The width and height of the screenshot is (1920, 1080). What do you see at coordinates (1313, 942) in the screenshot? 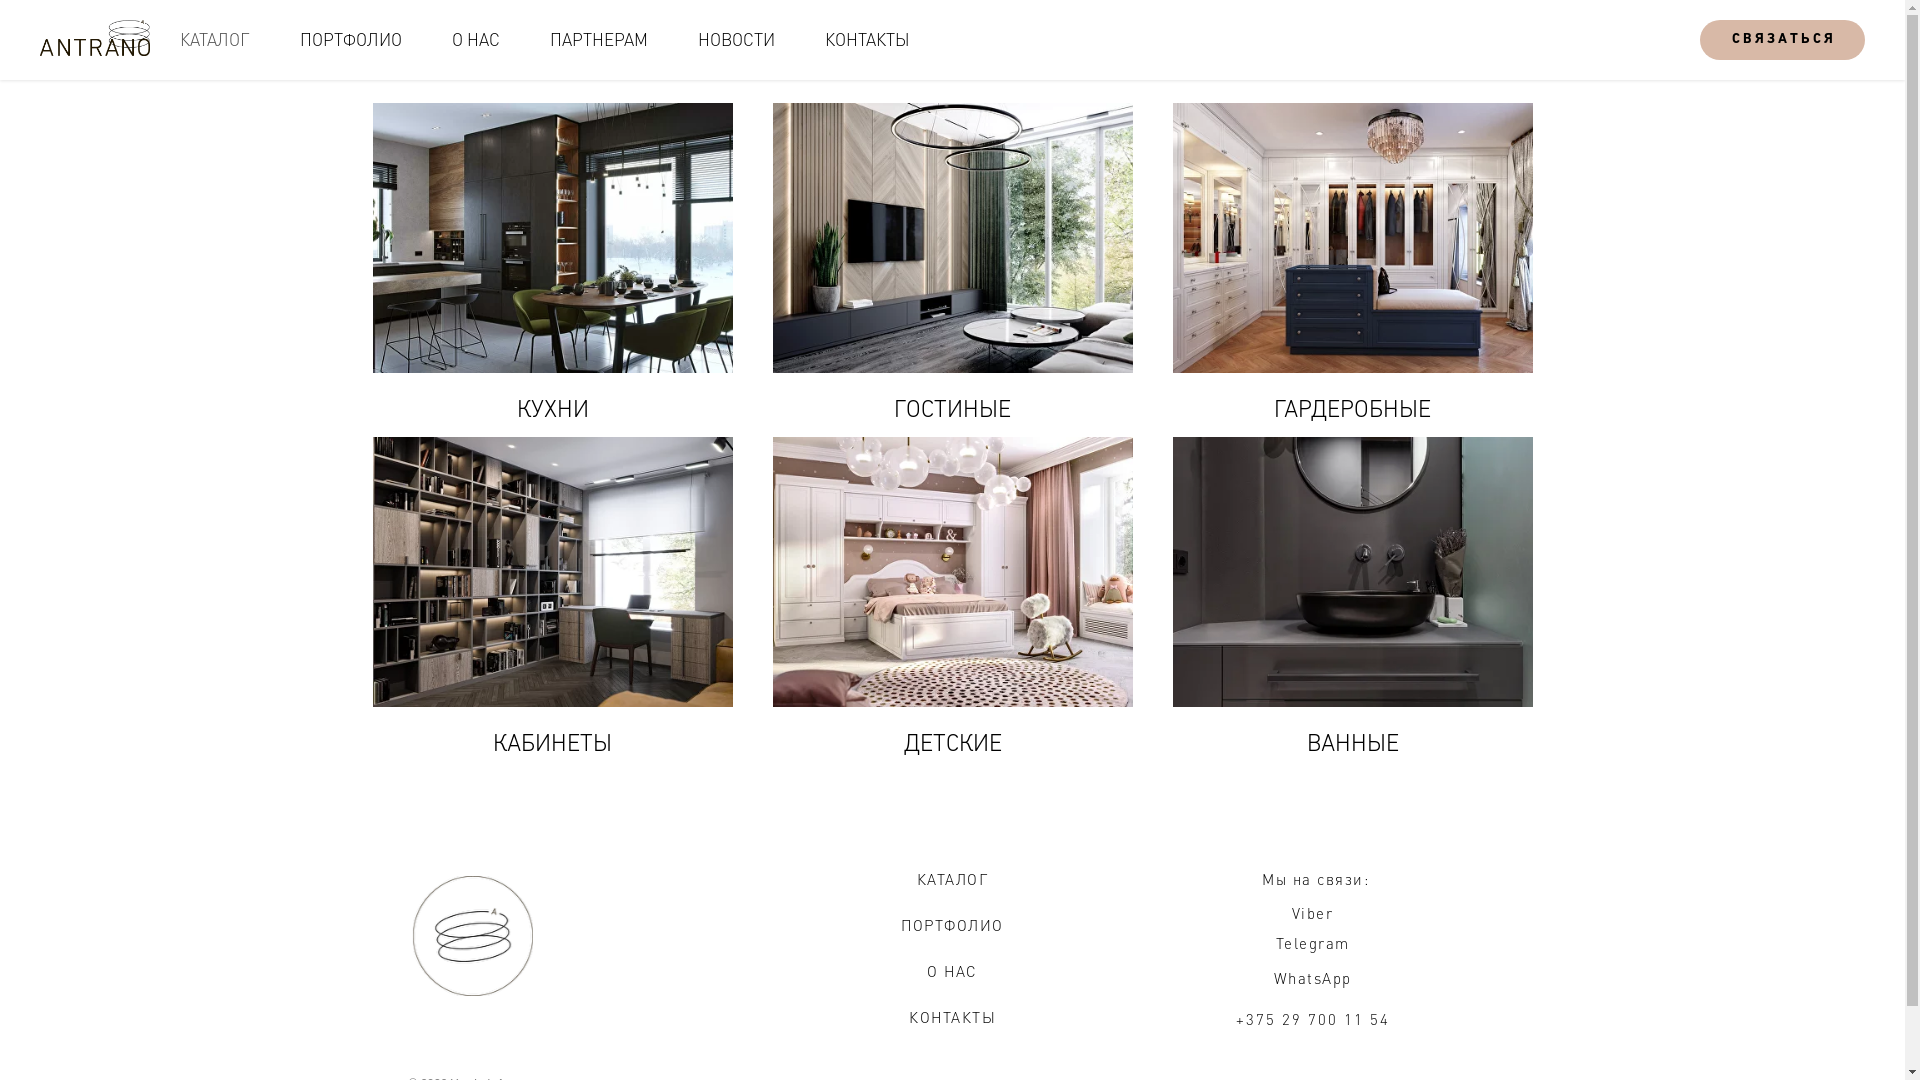
I see `'Telegram'` at bounding box center [1313, 942].